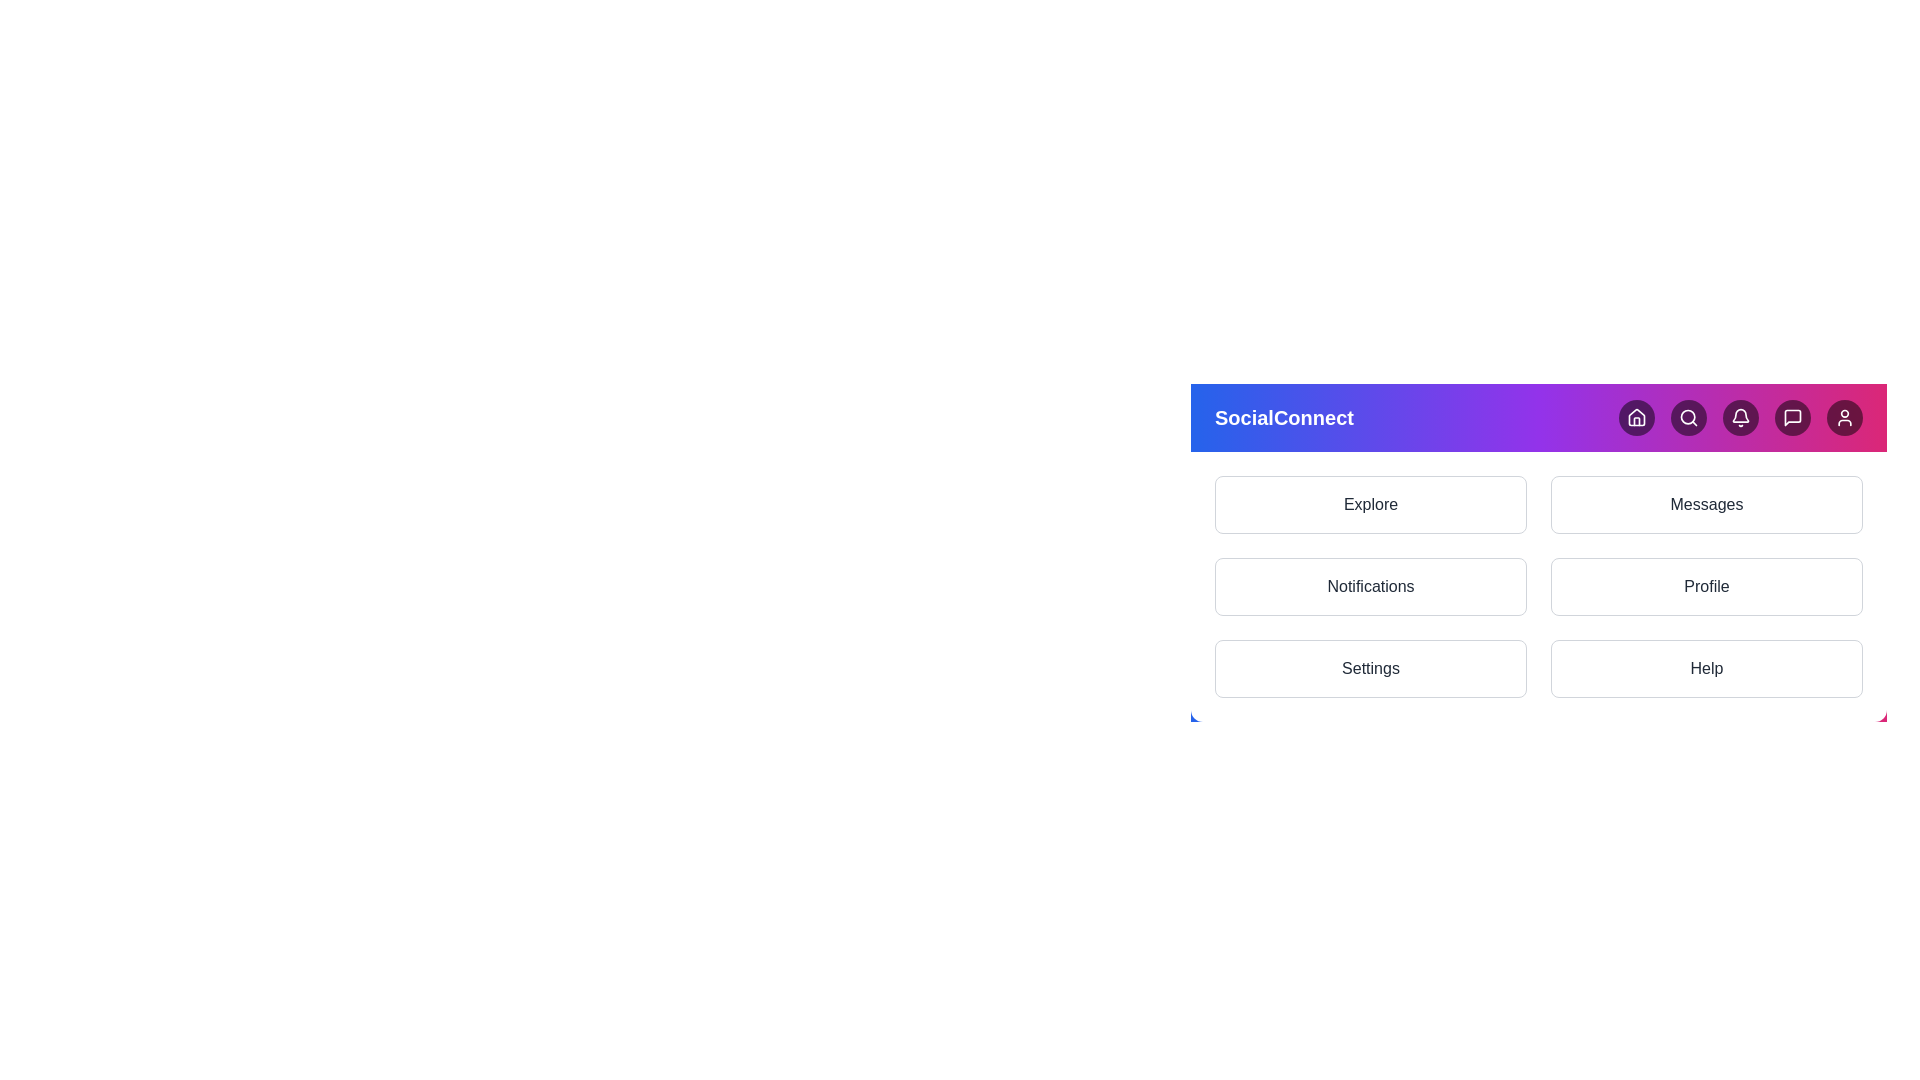  I want to click on the navigation option labeled Messages, so click(1706, 504).